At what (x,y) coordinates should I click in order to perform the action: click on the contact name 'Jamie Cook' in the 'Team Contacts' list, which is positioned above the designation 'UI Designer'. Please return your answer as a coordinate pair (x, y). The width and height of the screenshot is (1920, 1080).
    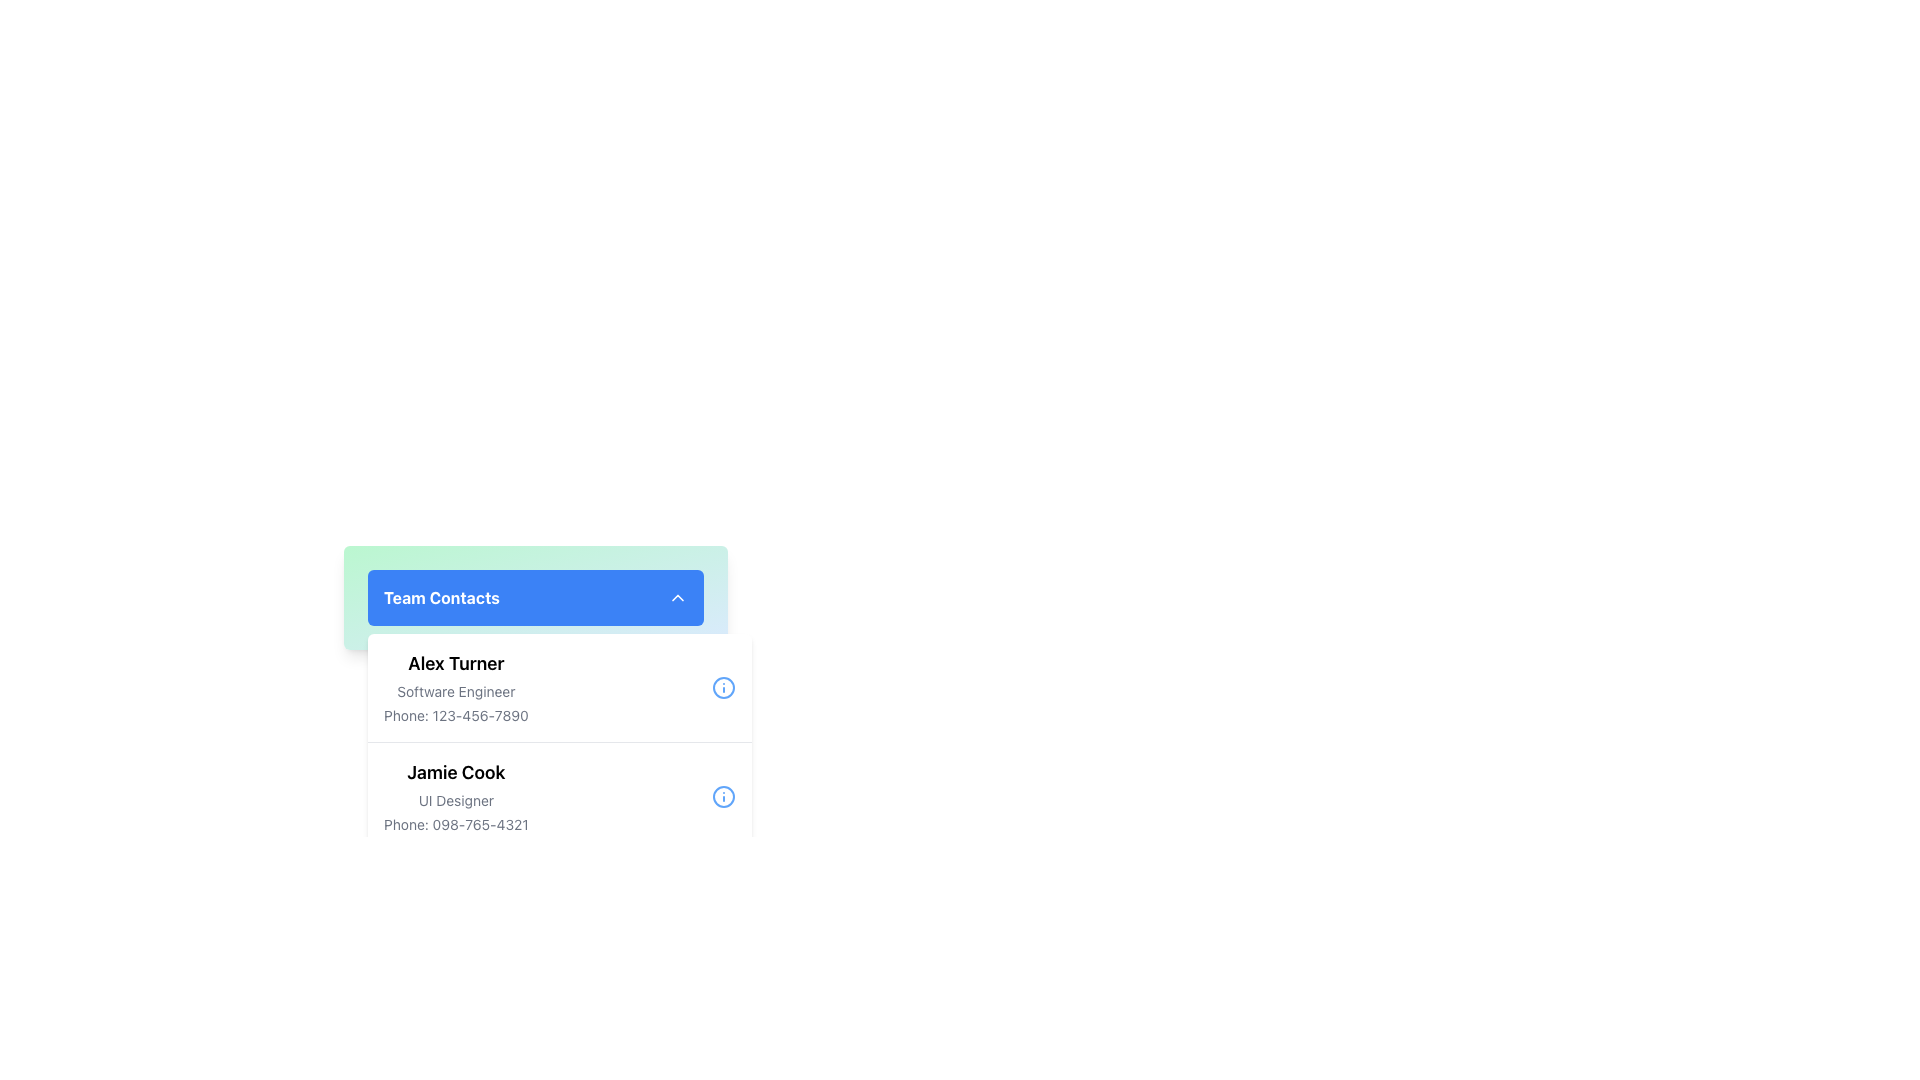
    Looking at the image, I should click on (455, 771).